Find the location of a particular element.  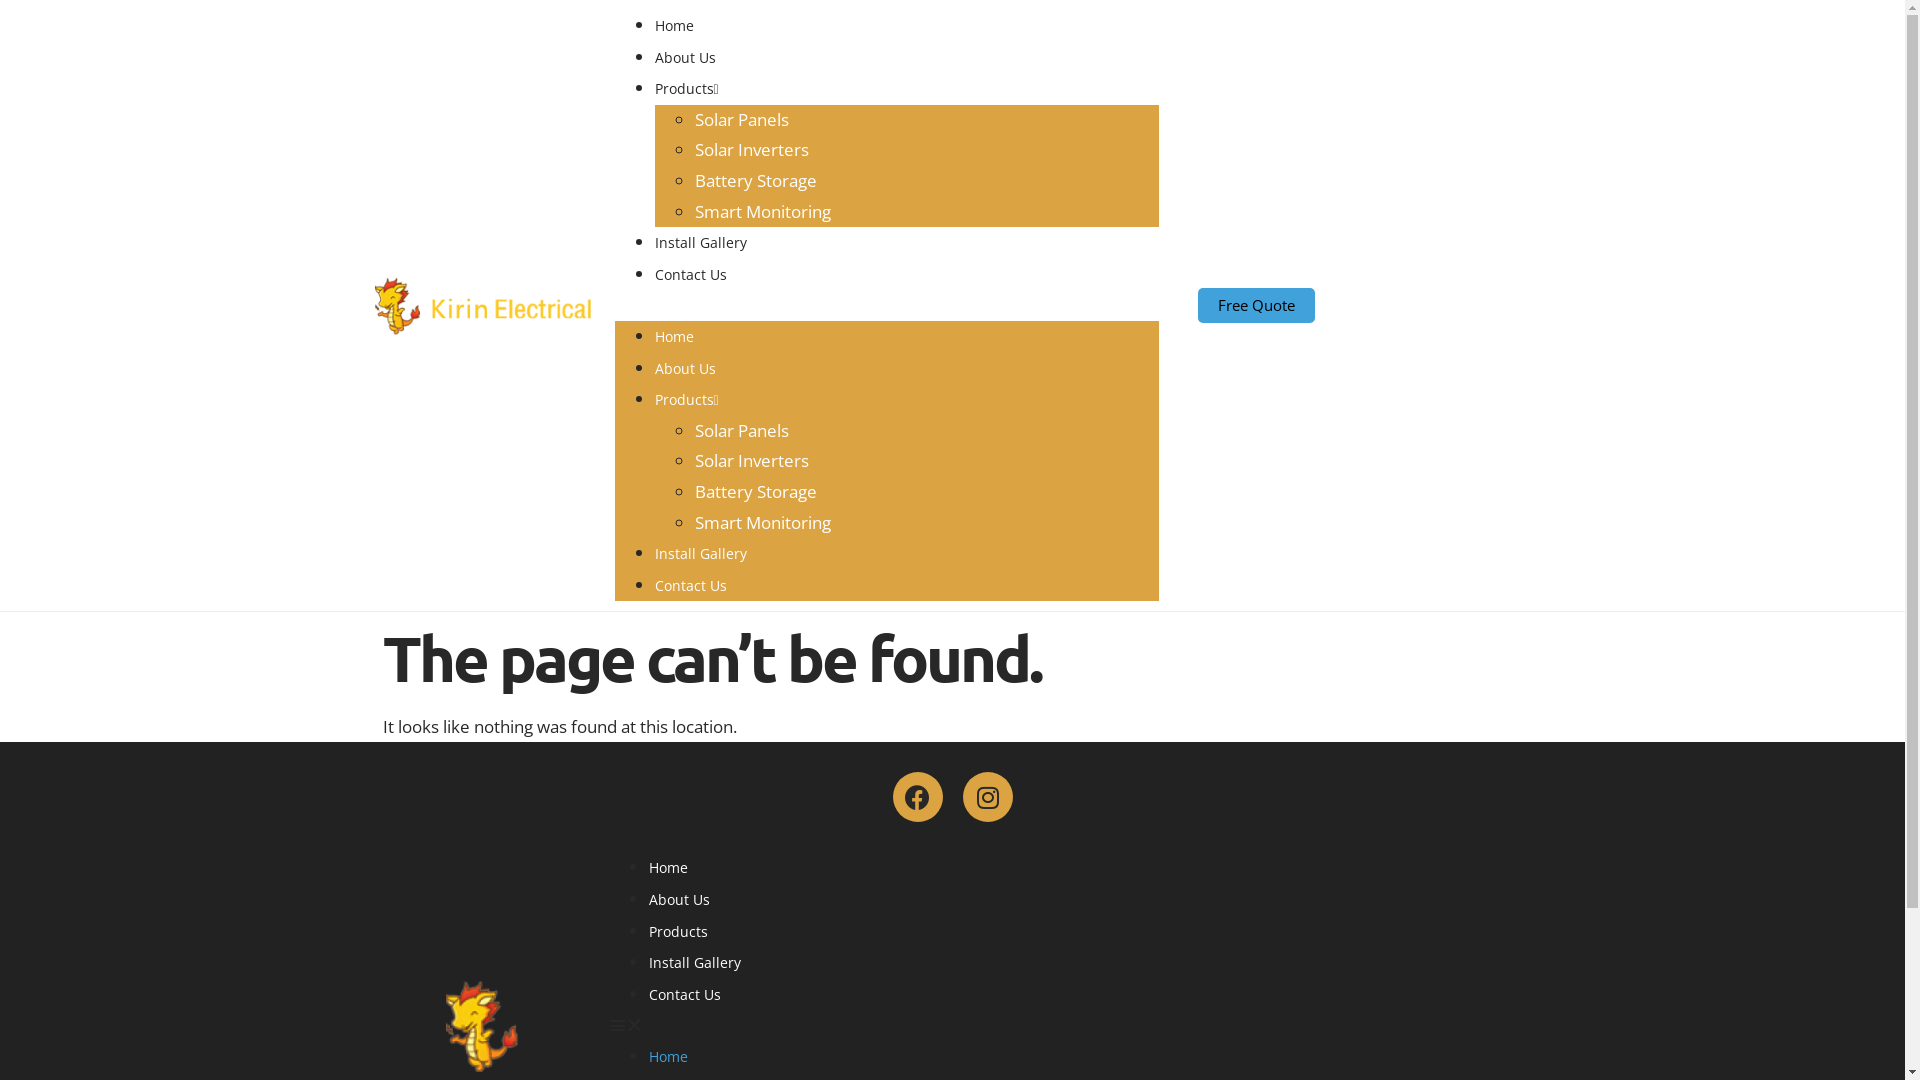

'Solar Inverters' is located at coordinates (749, 148).